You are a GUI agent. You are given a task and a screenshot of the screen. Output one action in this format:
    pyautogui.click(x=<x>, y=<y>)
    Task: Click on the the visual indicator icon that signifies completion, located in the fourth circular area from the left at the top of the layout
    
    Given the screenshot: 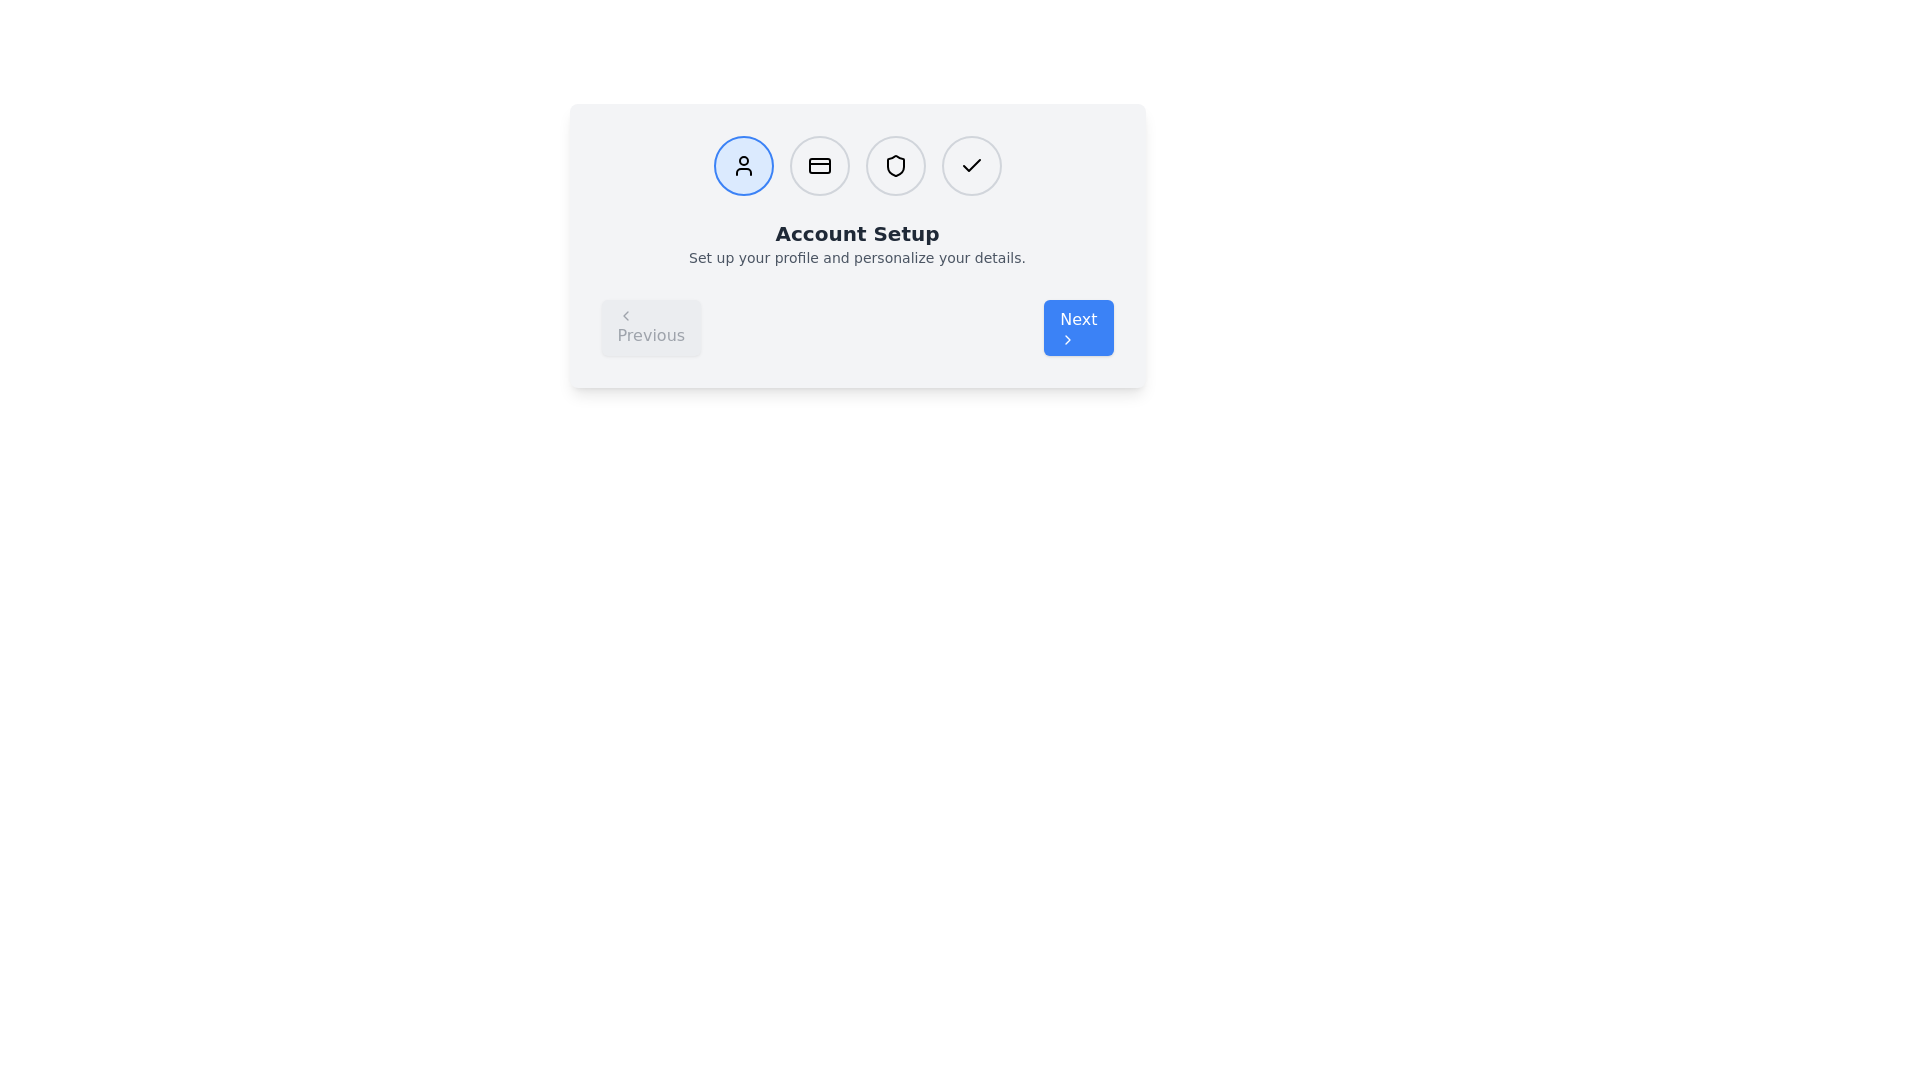 What is the action you would take?
    pyautogui.click(x=971, y=164)
    